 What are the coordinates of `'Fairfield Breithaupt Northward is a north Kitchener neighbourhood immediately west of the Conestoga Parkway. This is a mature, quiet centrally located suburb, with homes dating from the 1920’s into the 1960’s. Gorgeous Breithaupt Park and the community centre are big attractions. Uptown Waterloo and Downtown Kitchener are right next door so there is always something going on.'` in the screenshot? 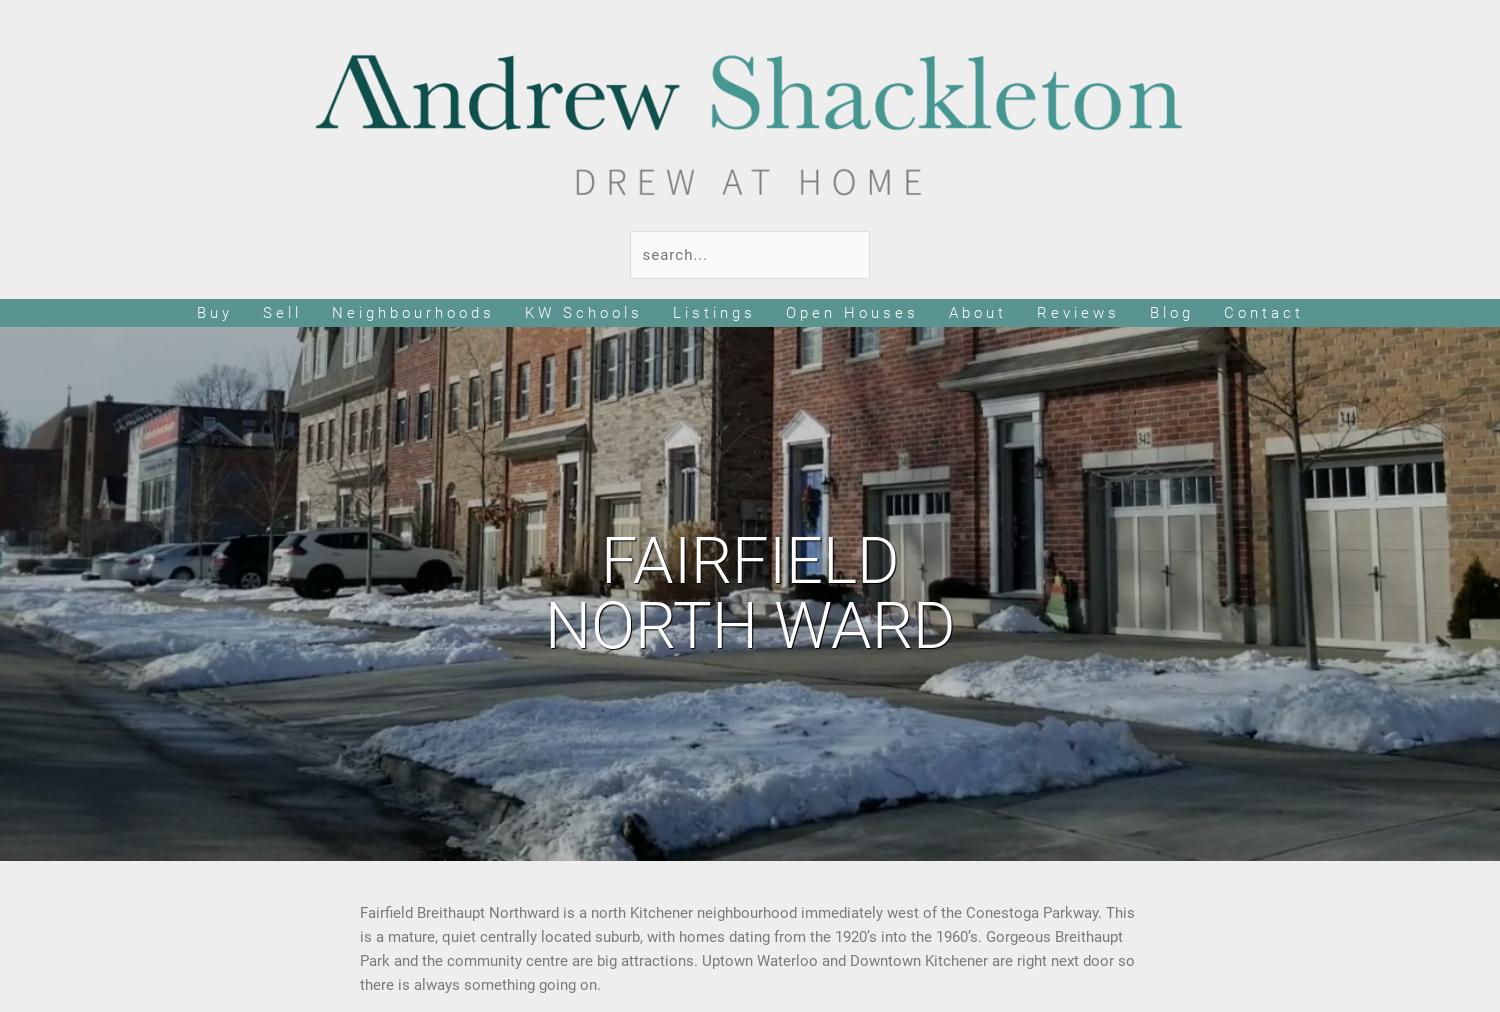 It's located at (746, 948).